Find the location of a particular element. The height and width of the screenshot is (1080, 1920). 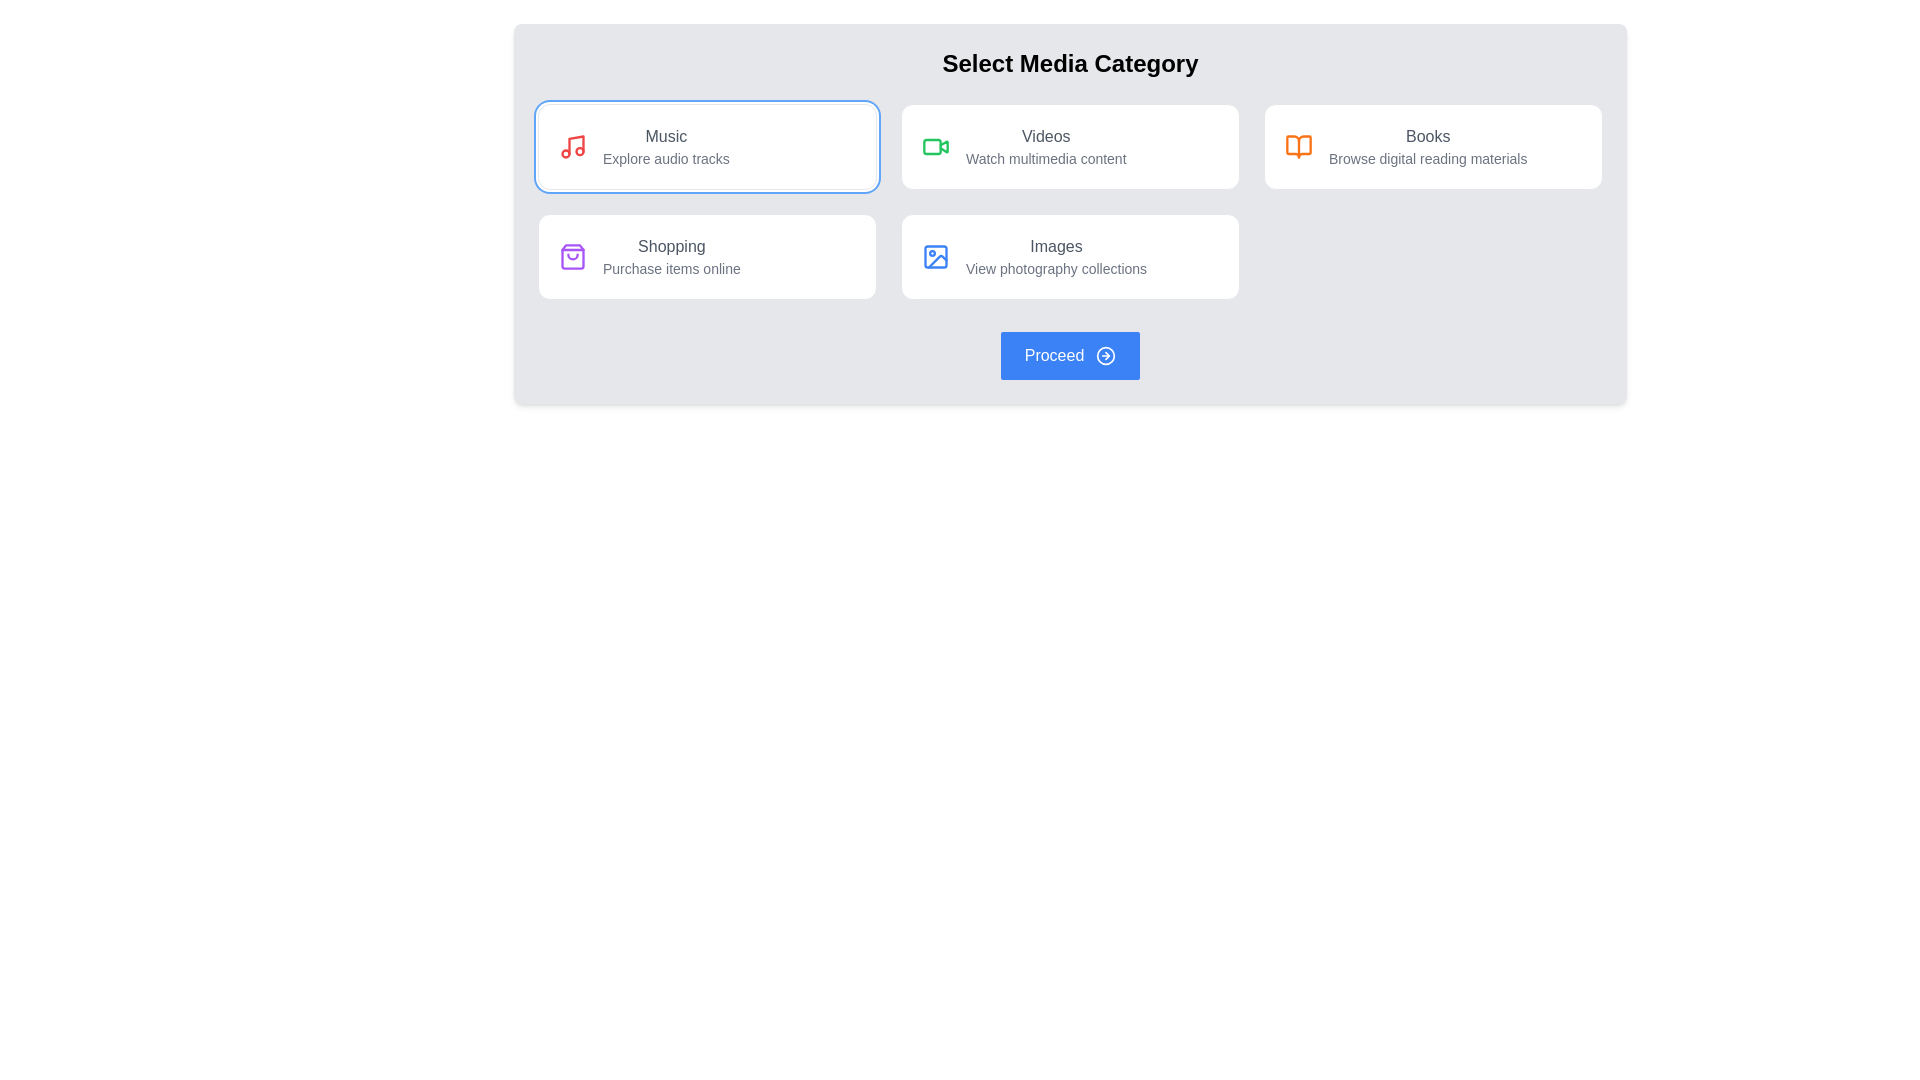

the Shape element representing the 'Images' category icon, which is located towards the bottom right of the media category options, adjacent to 'Shopping' is located at coordinates (935, 256).